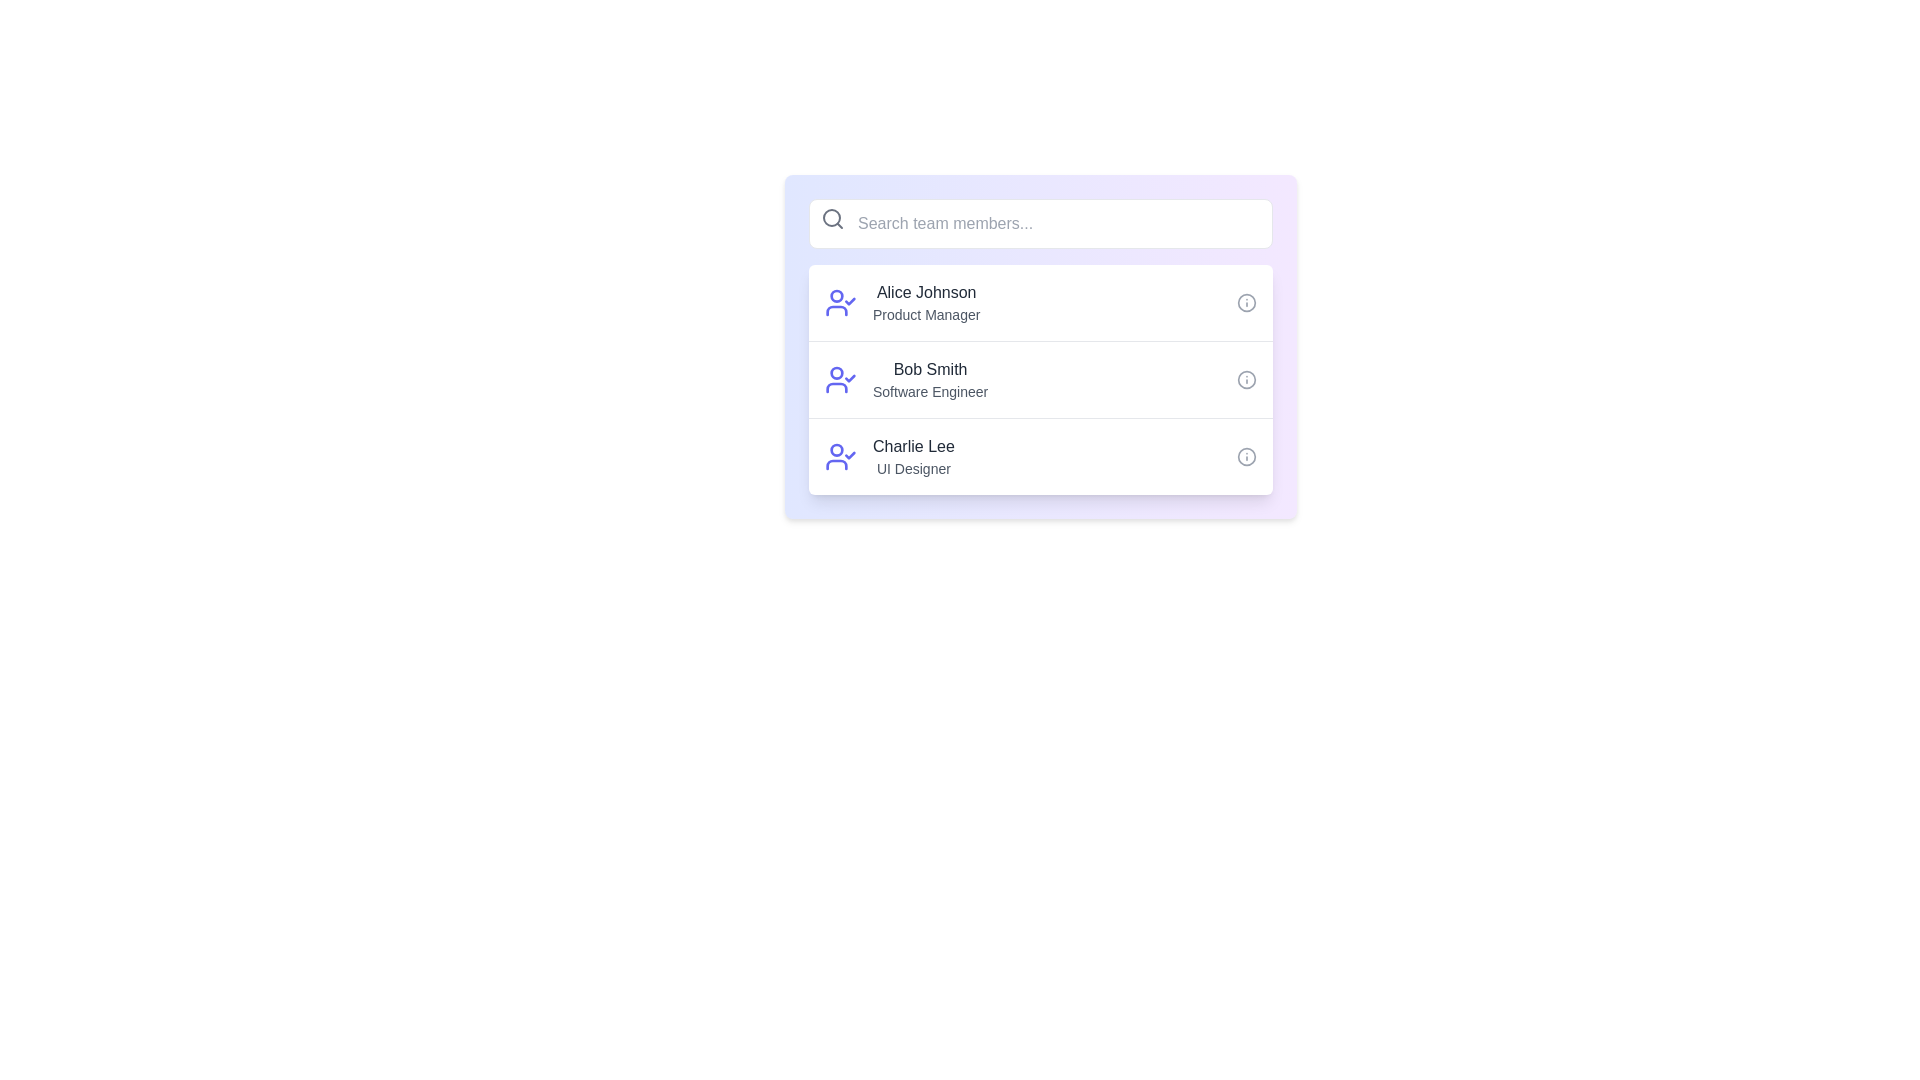 The width and height of the screenshot is (1920, 1080). Describe the element at coordinates (925, 303) in the screenshot. I see `the text block displaying 'Alice Johnson' and 'Product Manager', which is positioned between a user icon with a checkmark on the left and an information icon on the right` at that location.